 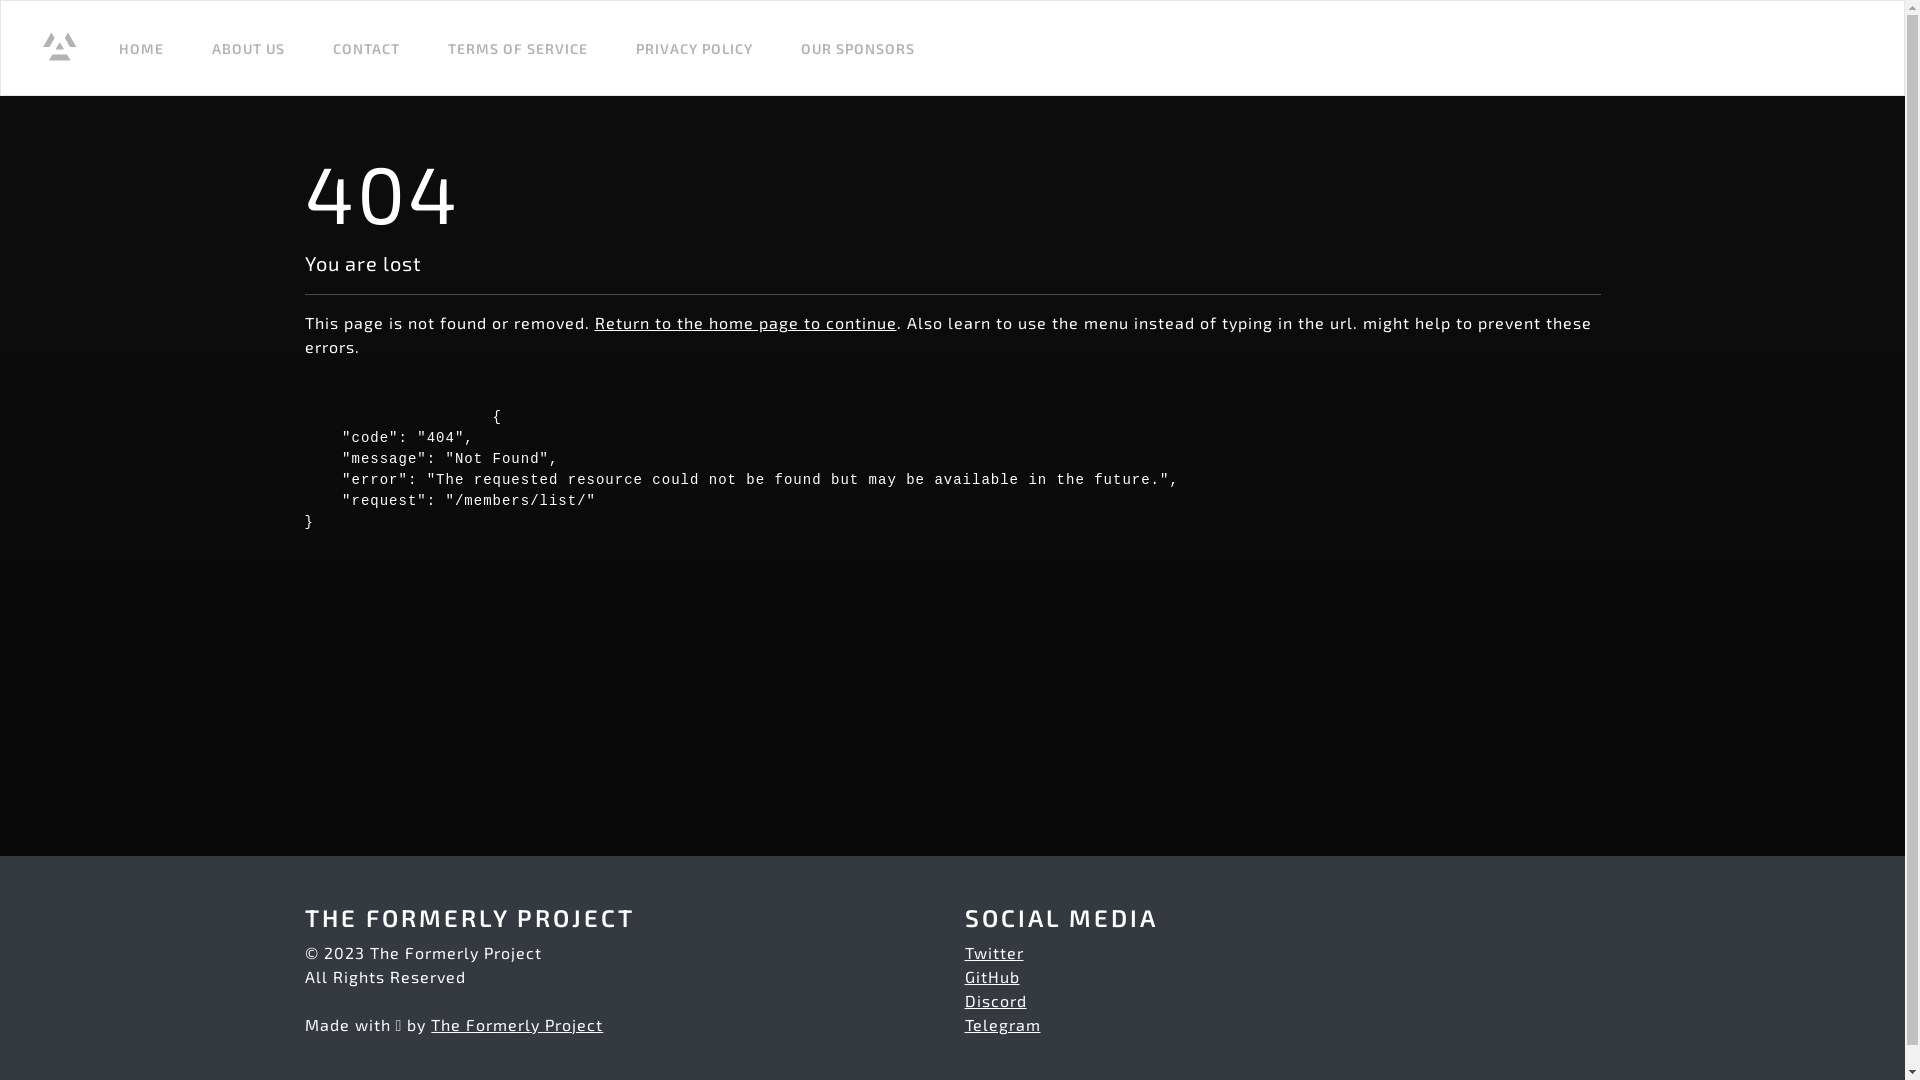 What do you see at coordinates (140, 46) in the screenshot?
I see `'HOME'` at bounding box center [140, 46].